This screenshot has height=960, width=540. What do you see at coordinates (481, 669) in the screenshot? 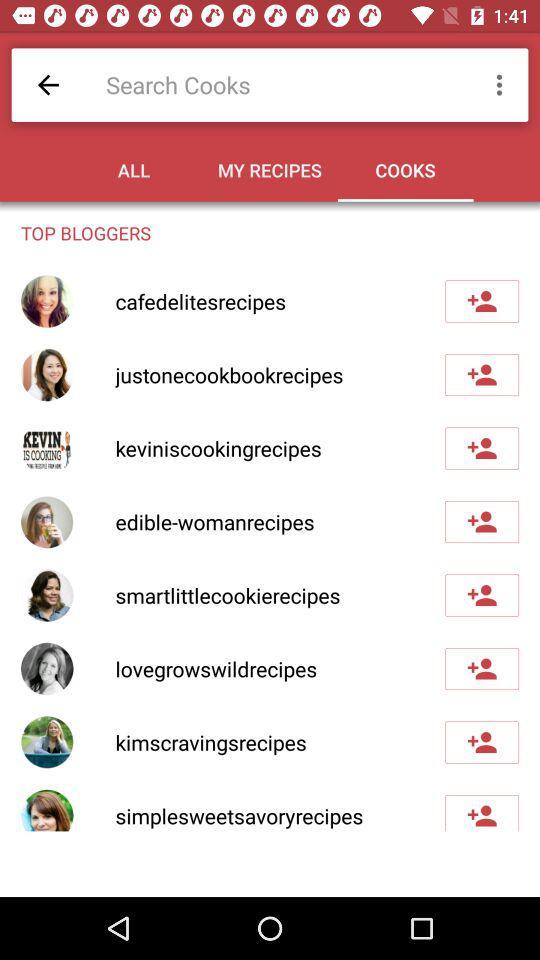
I see `follow` at bounding box center [481, 669].